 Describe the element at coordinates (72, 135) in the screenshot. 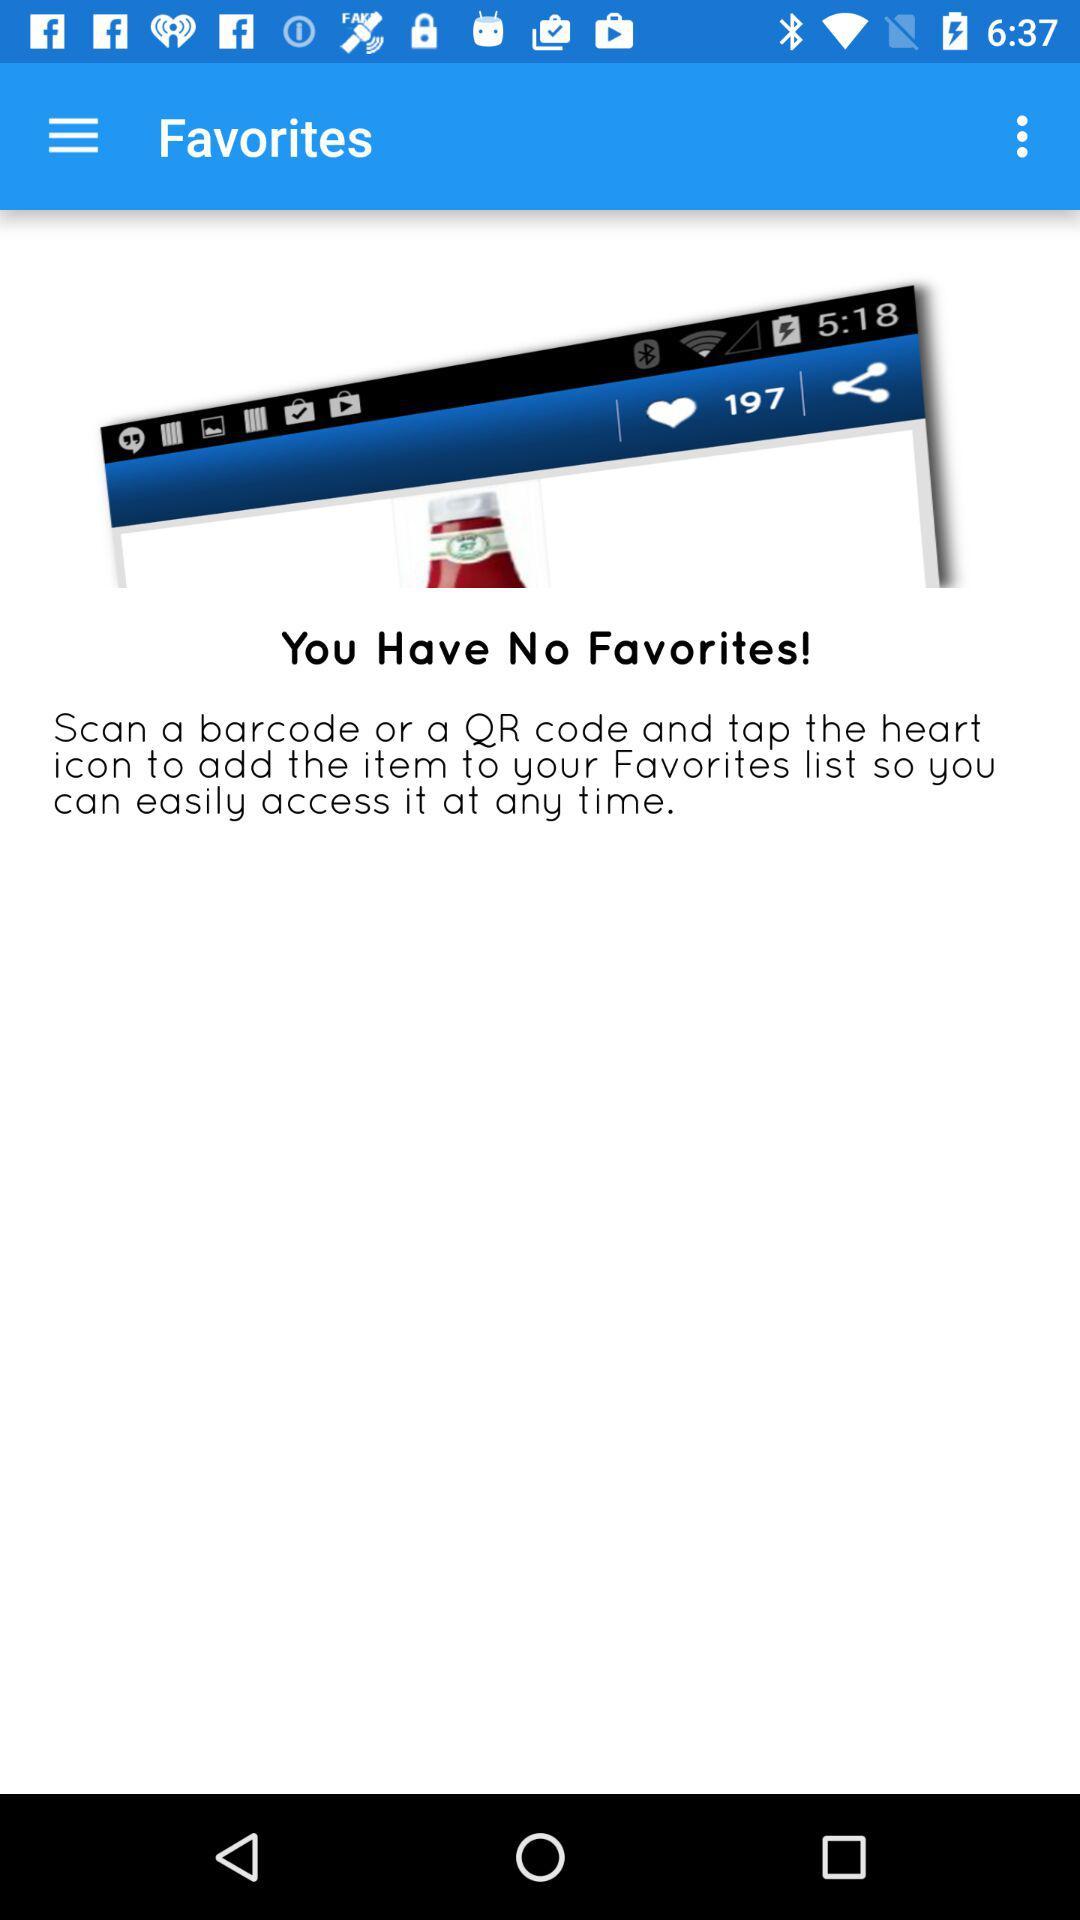

I see `the item next to the favorites item` at that location.